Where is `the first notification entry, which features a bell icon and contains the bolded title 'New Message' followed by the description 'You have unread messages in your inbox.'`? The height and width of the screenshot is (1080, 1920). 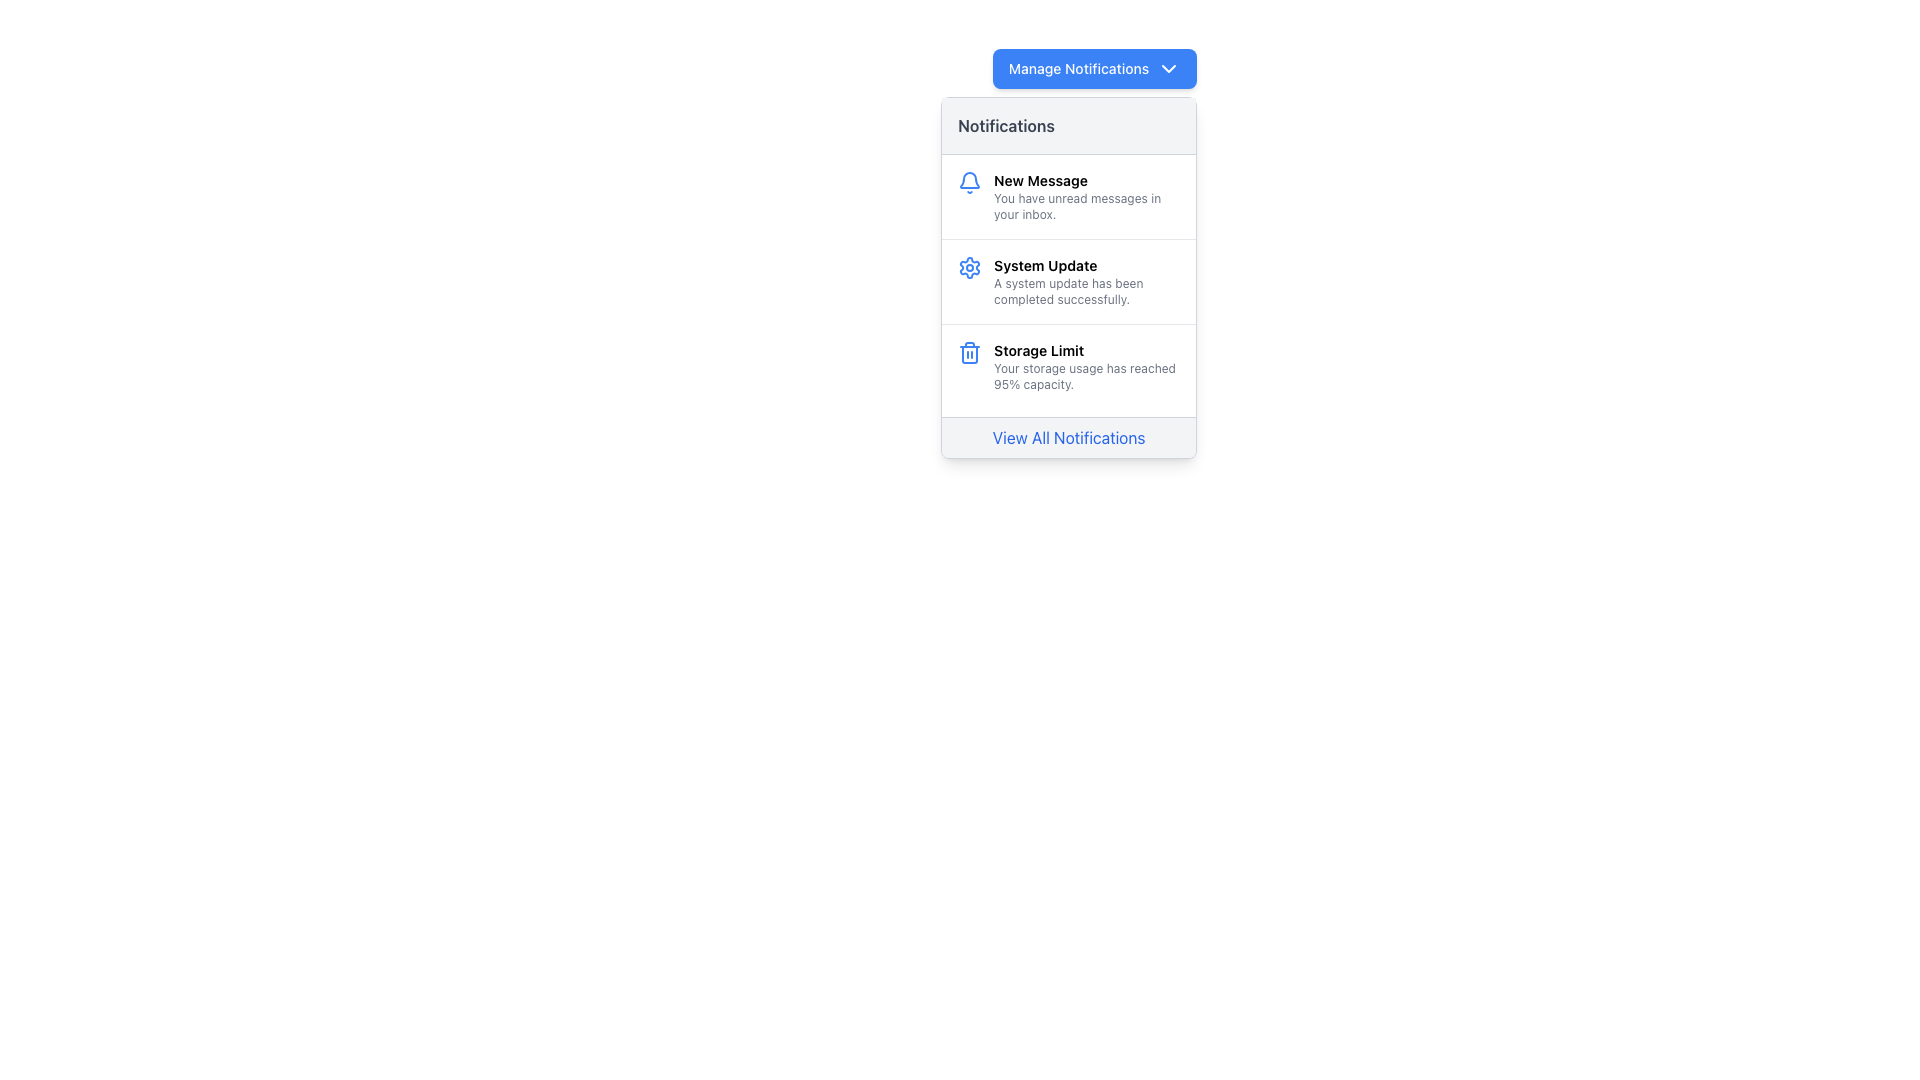
the first notification entry, which features a bell icon and contains the bolded title 'New Message' followed by the description 'You have unread messages in your inbox.' is located at coordinates (1068, 196).